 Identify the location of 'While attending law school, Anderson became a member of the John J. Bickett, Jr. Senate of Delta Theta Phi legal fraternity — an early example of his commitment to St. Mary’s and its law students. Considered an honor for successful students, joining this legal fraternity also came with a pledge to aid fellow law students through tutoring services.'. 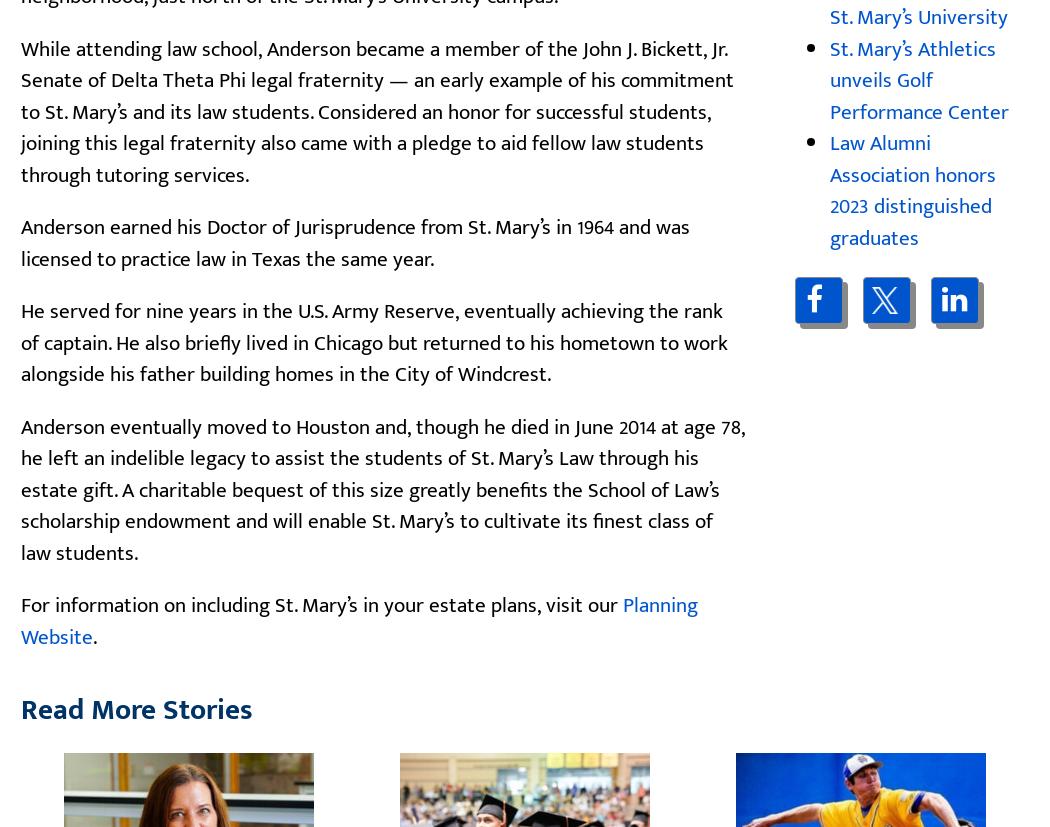
(377, 110).